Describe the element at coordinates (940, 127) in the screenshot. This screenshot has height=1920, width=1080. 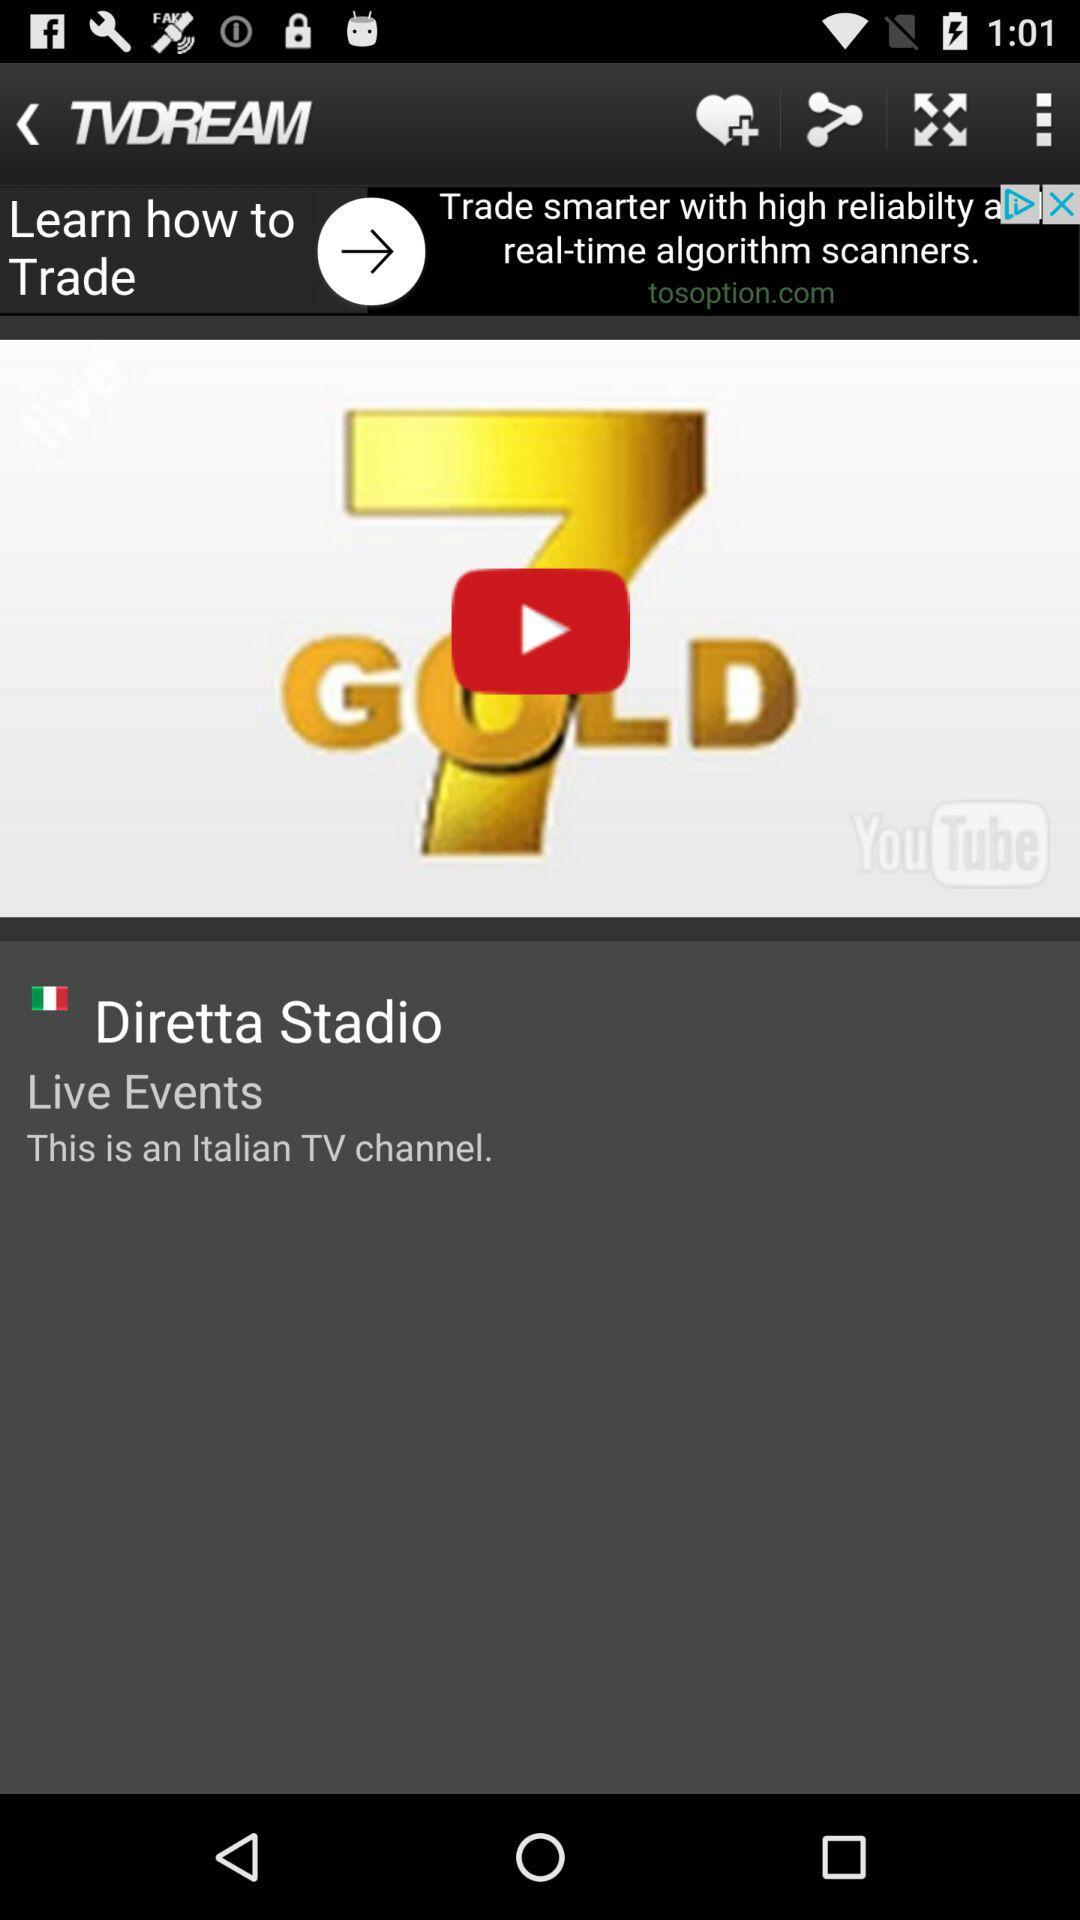
I see `the close icon` at that location.